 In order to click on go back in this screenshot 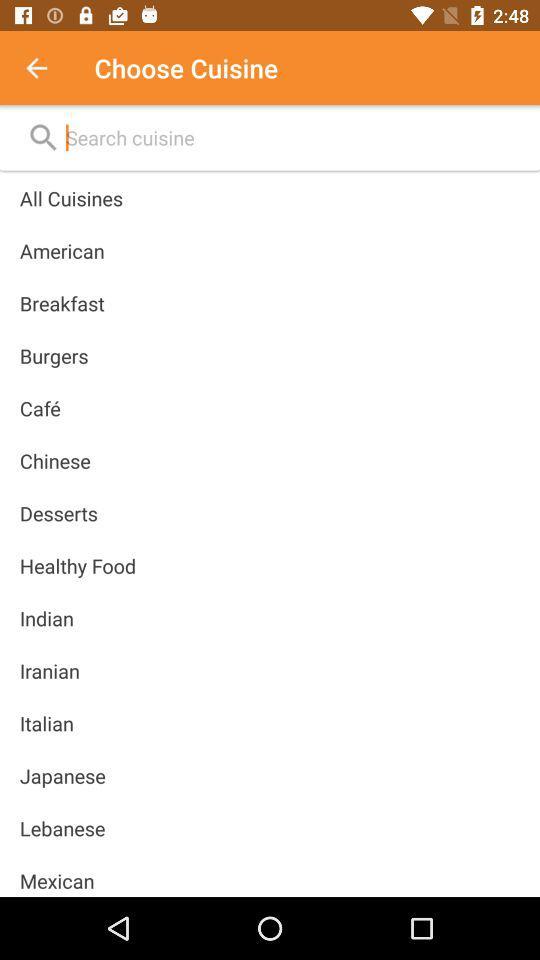, I will do `click(47, 68)`.